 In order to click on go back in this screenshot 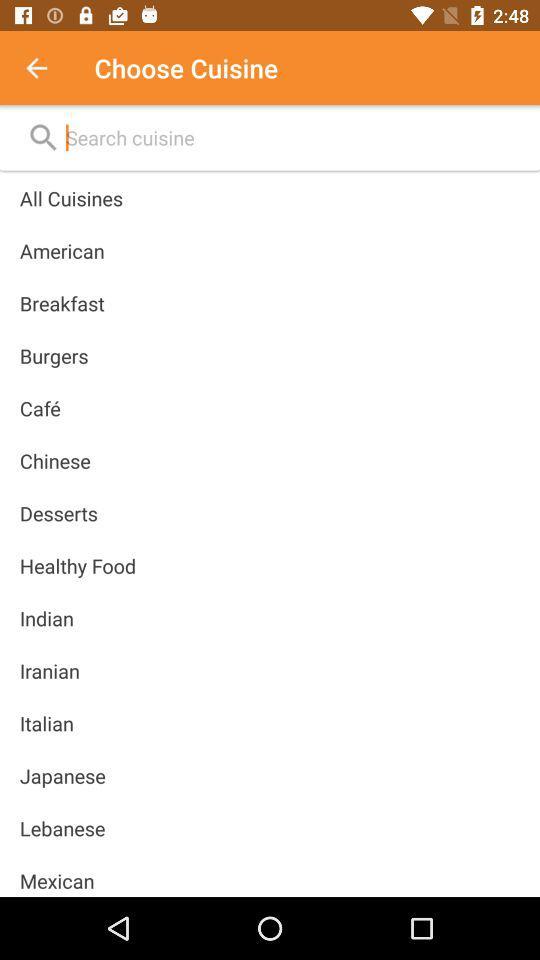, I will do `click(47, 68)`.